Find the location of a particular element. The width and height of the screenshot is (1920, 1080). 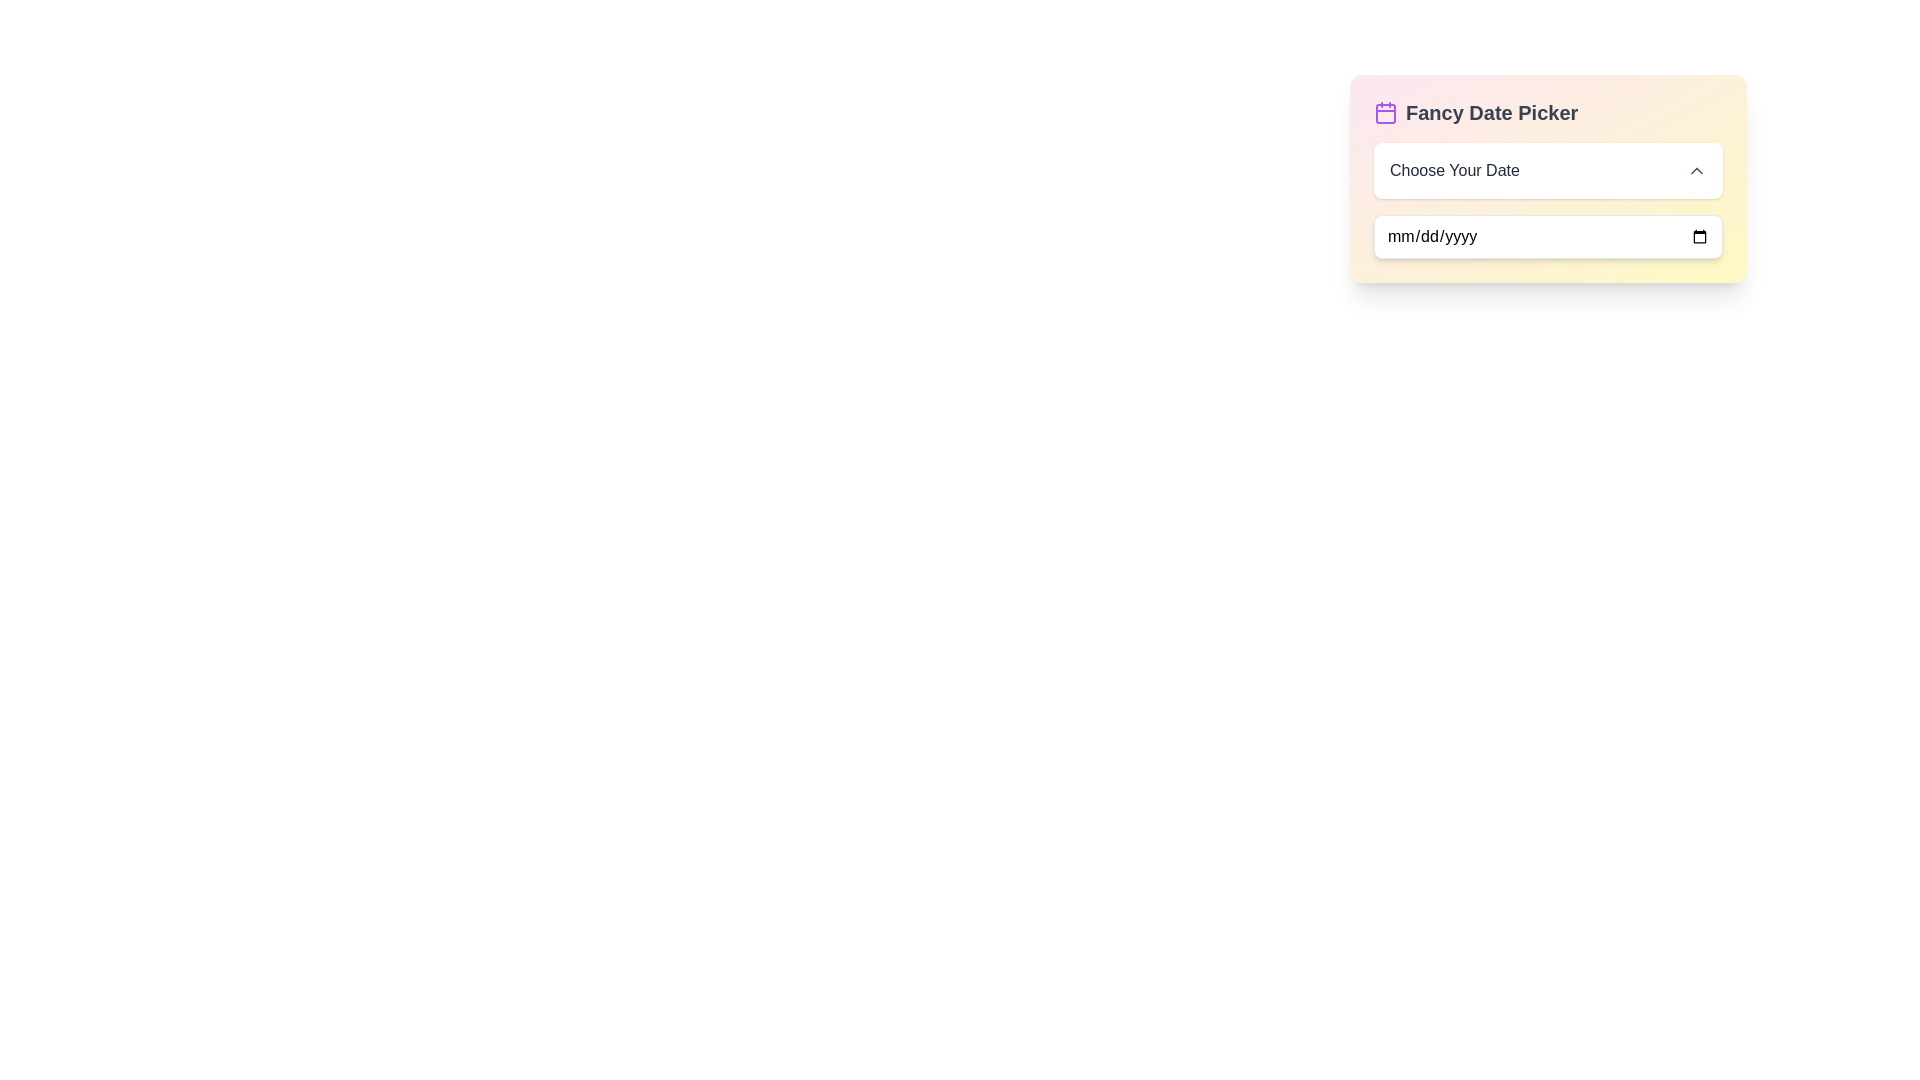

the text label displaying 'Choose Your Date' in dark gray font, which is positioned above the text input field within the 'Fancy Date Picker' interactive box is located at coordinates (1454, 169).